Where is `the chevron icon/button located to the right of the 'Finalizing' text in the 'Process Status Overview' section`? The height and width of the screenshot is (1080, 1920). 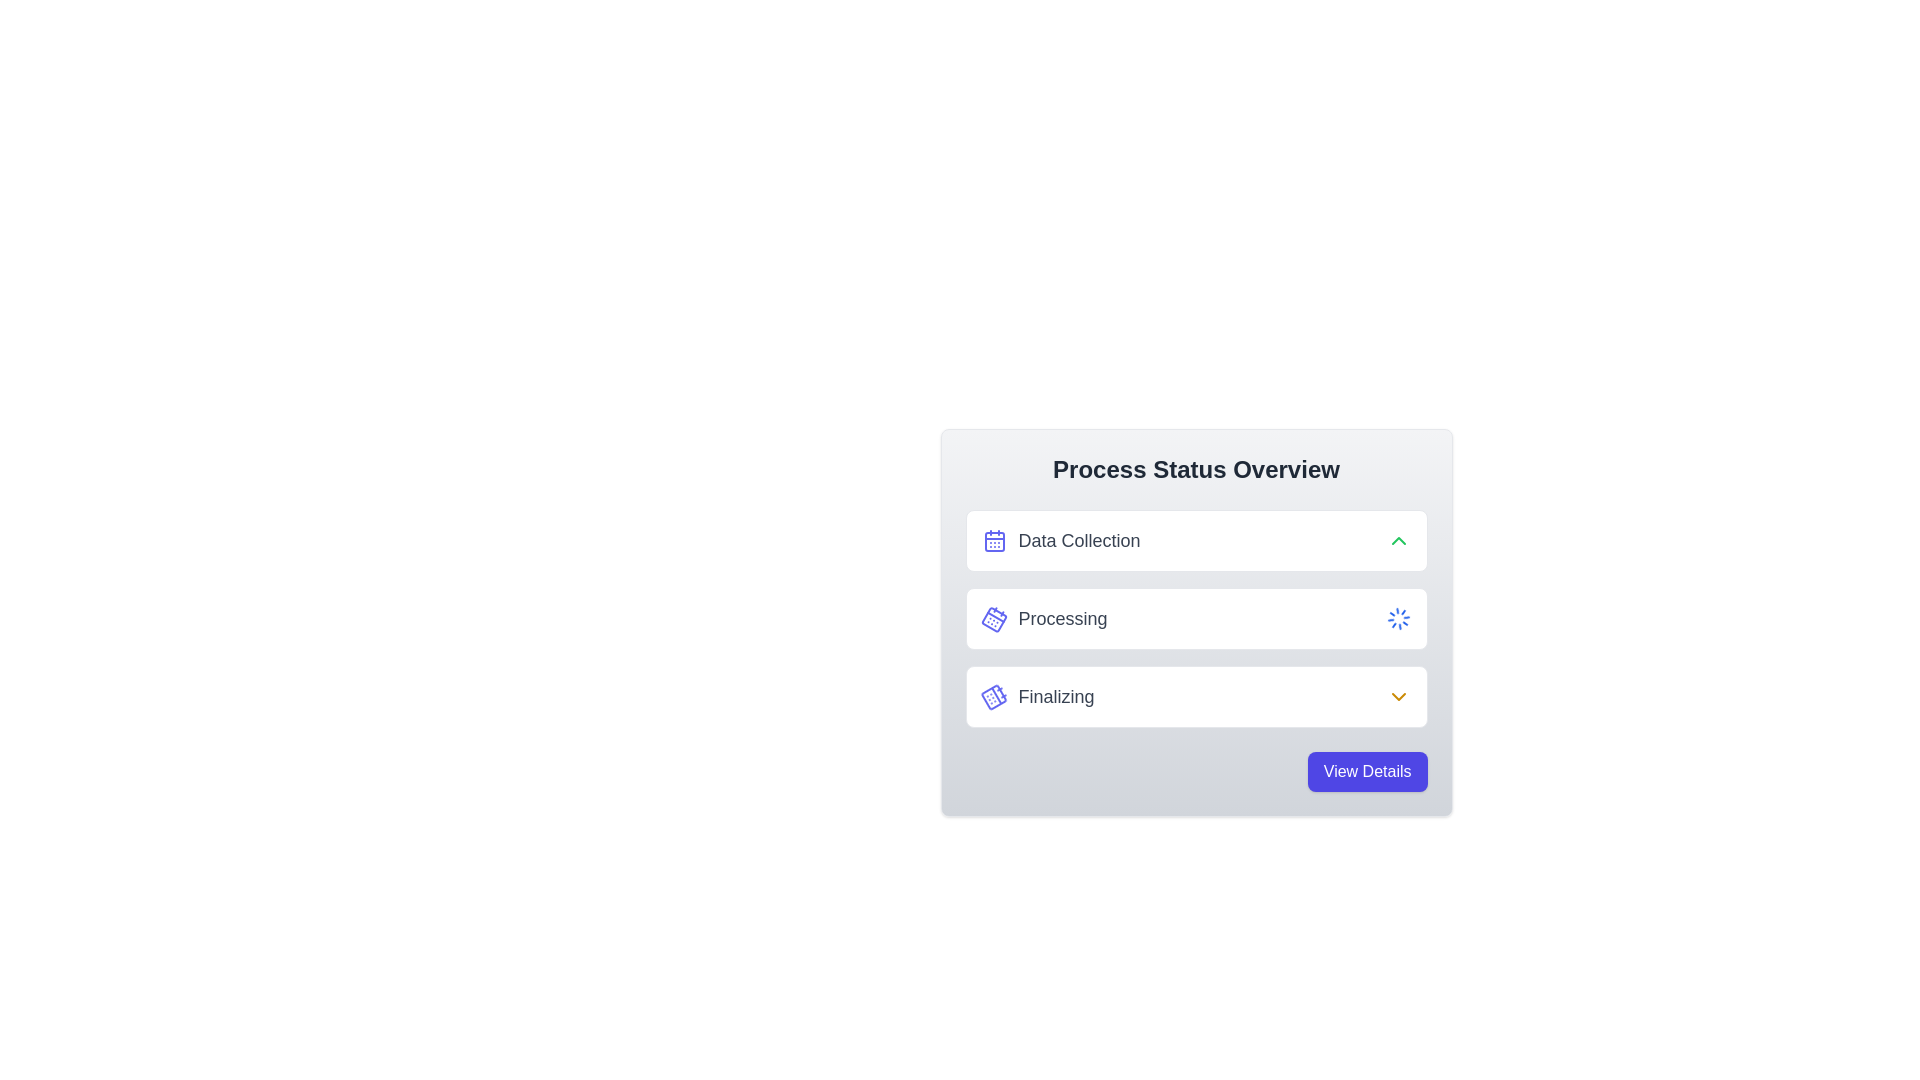
the chevron icon/button located to the right of the 'Finalizing' text in the 'Process Status Overview' section is located at coordinates (1397, 696).